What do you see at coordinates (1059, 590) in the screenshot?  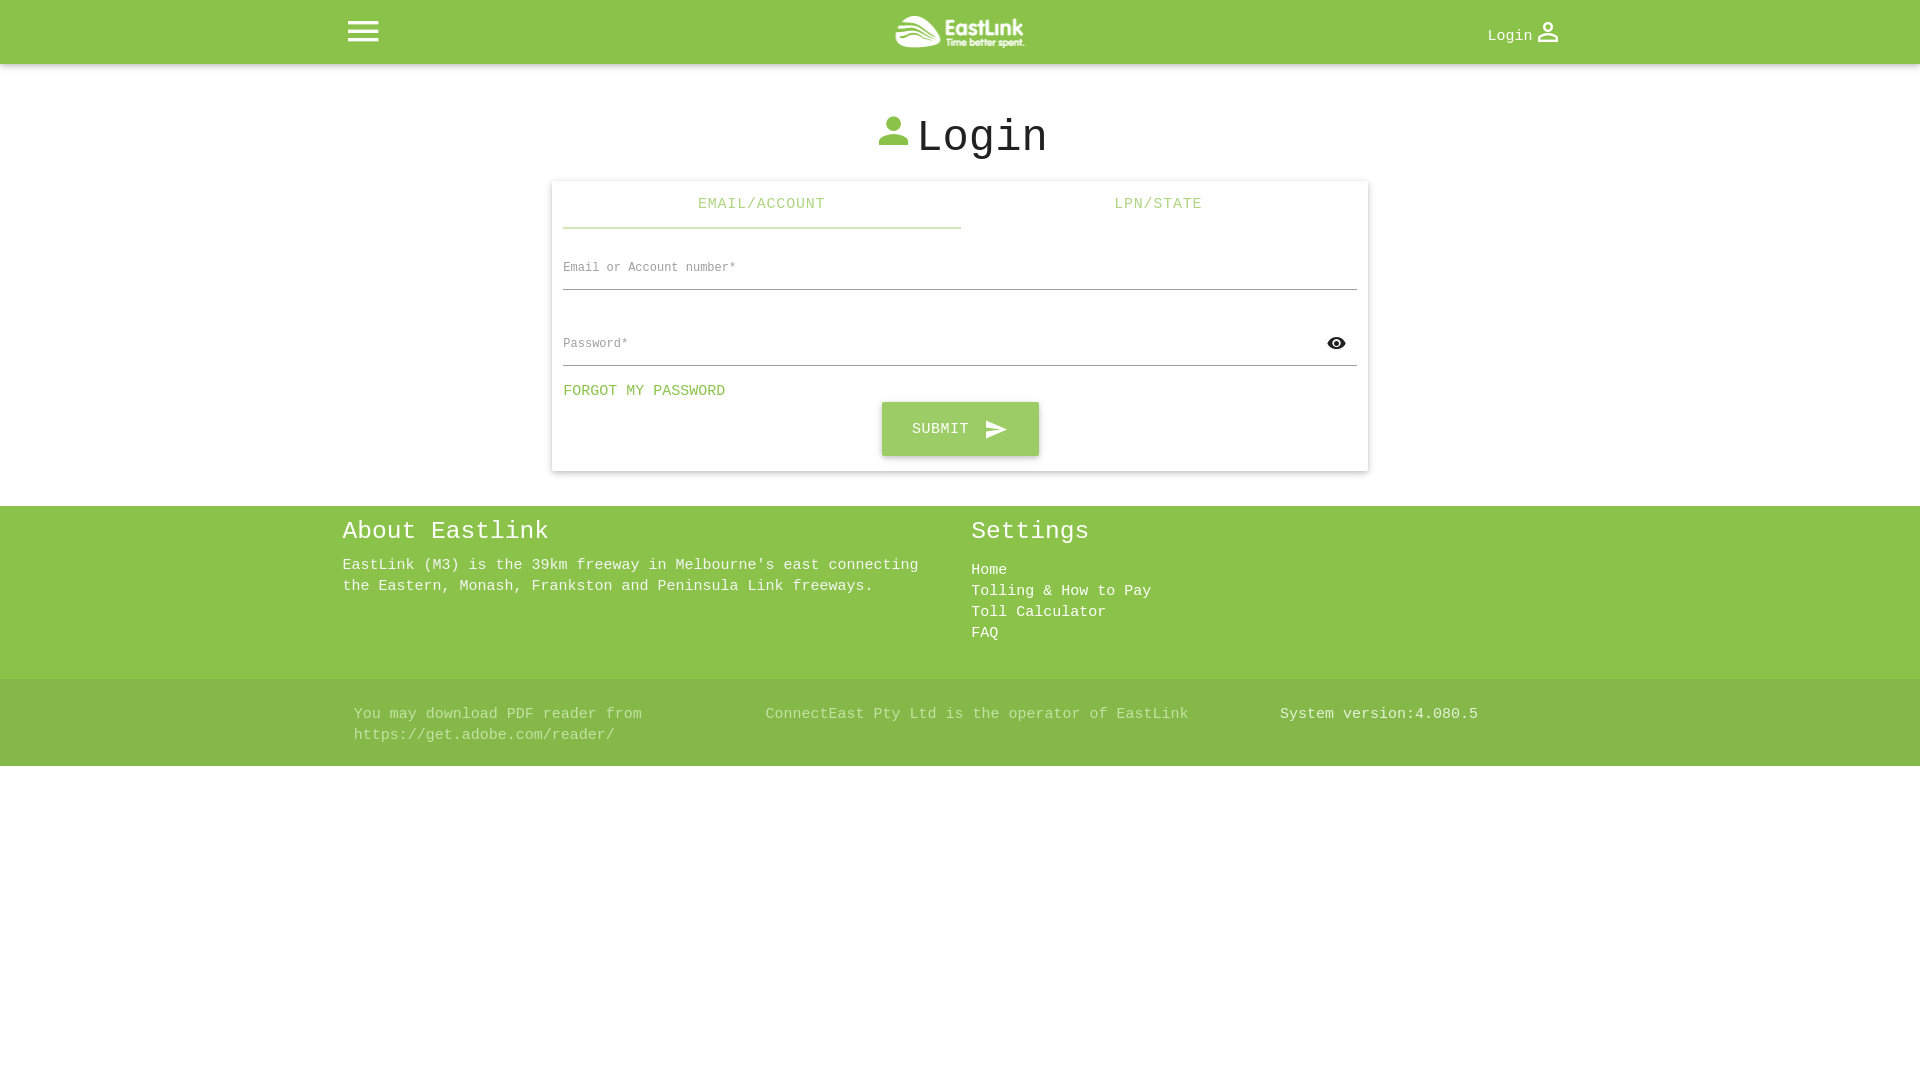 I see `'Tolling & How to Pay'` at bounding box center [1059, 590].